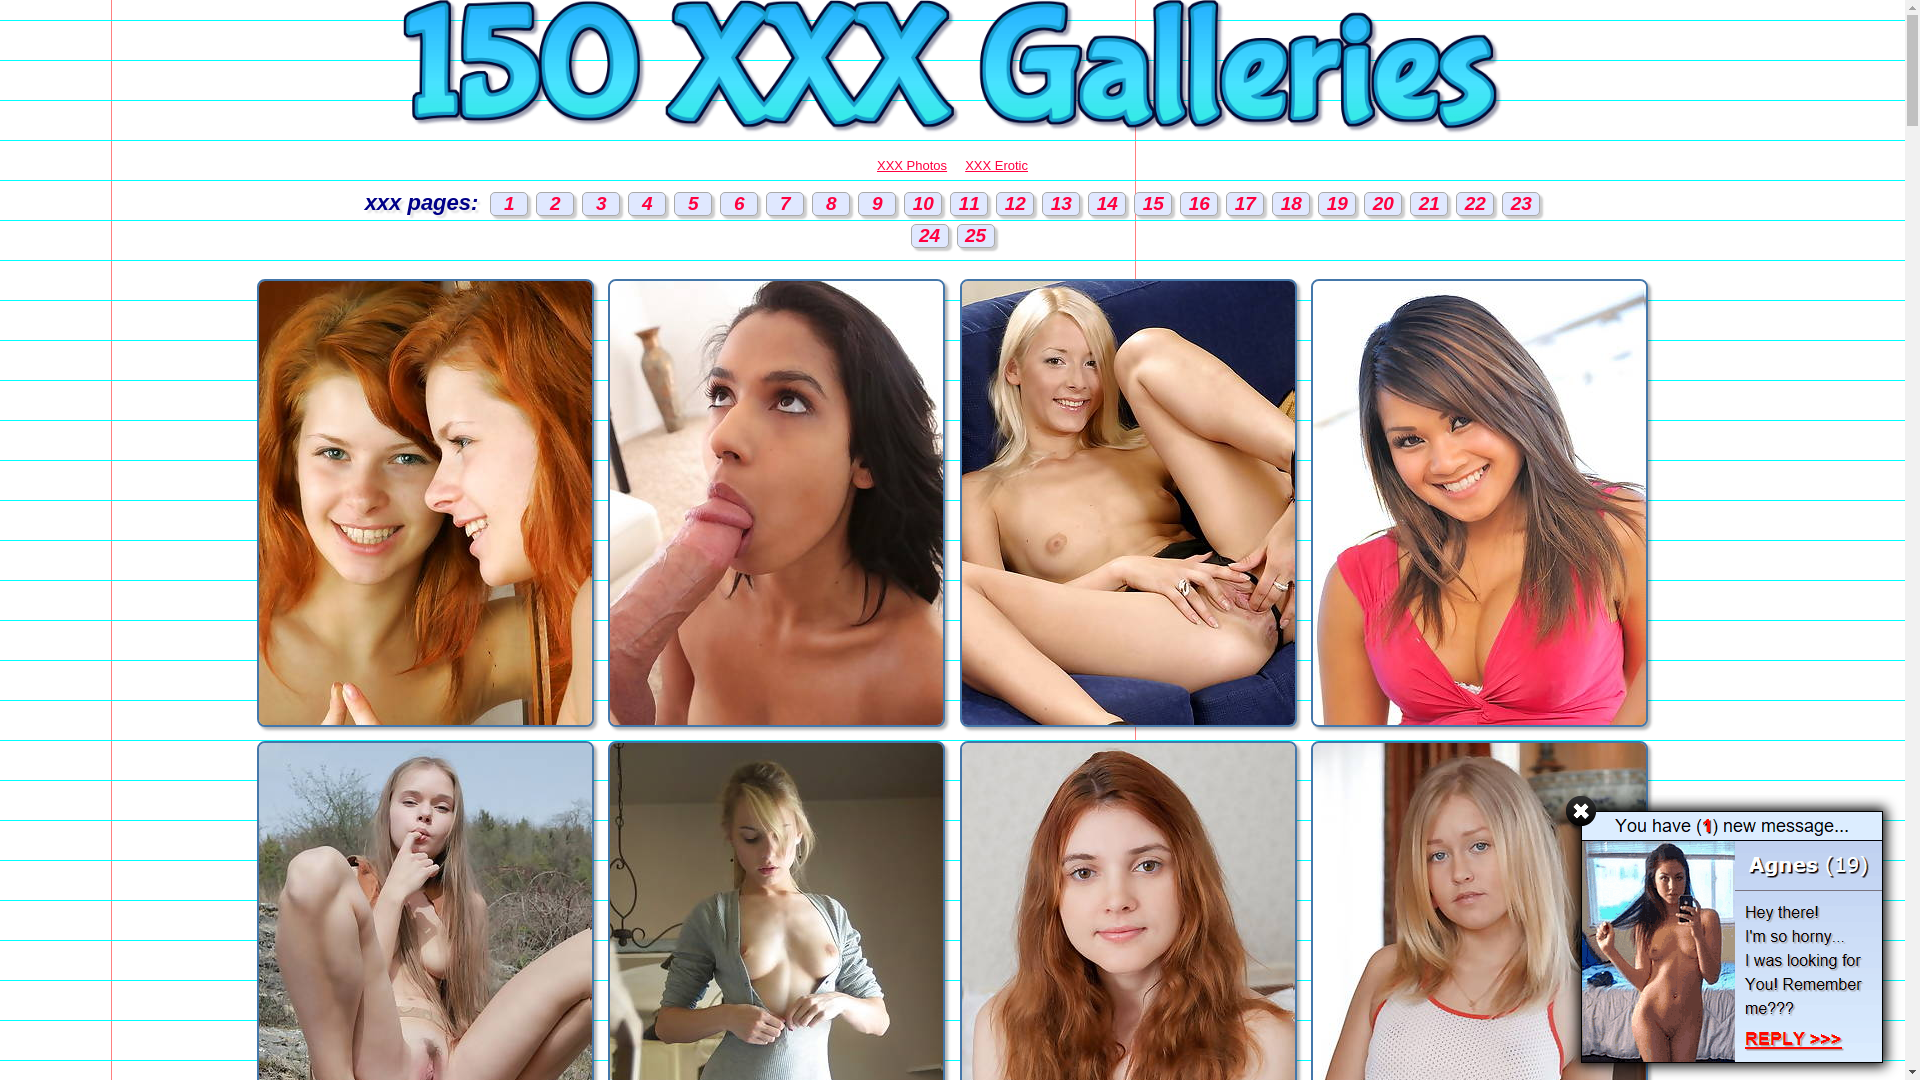  Describe the element at coordinates (1474, 204) in the screenshot. I see `'22'` at that location.